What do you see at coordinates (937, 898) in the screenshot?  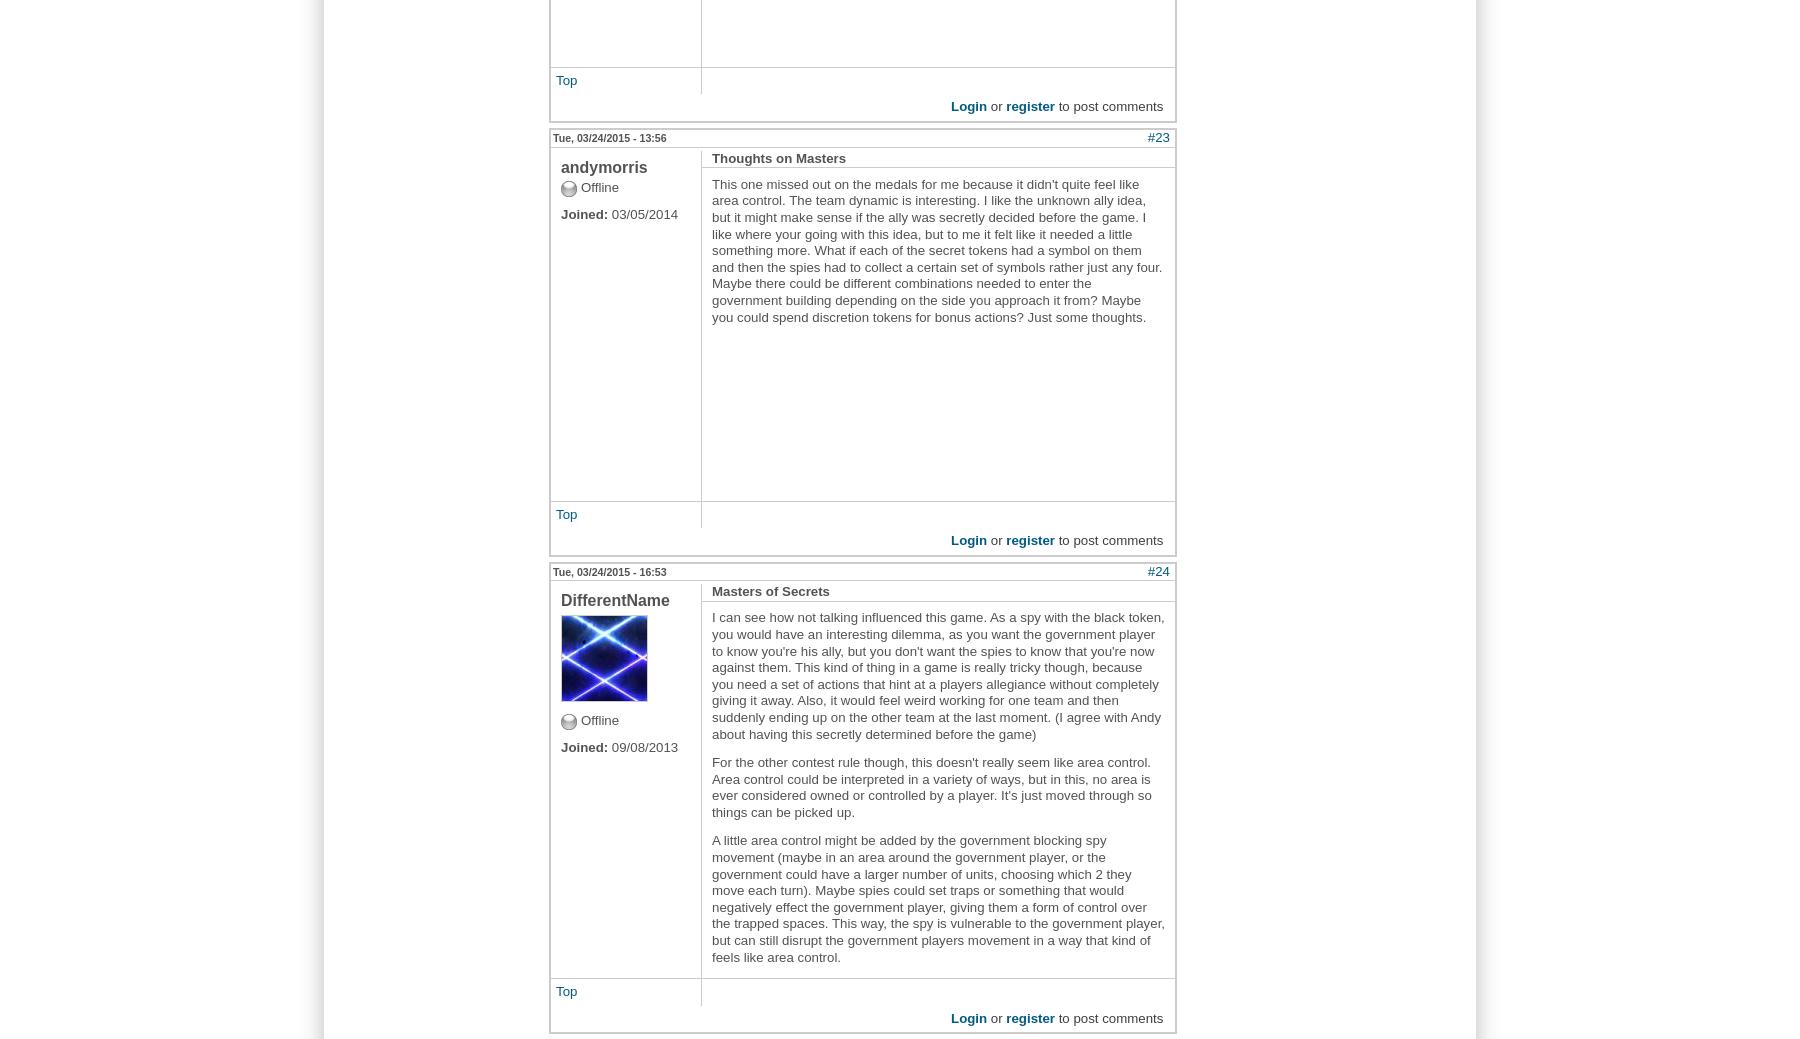 I see `'A little area control might be added by the government blocking spy movement (maybe in an area around the government player, or the government could have a larger number of units, choosing which 2 they move each turn).  Maybe spies could set traps or something that would negatively effect the government player, giving them a form of control over the trapped spaces. This way, the spy is vulnerable to the government player, but can still disrupt the government players movement in a way that kind of feels like area control.'` at bounding box center [937, 898].